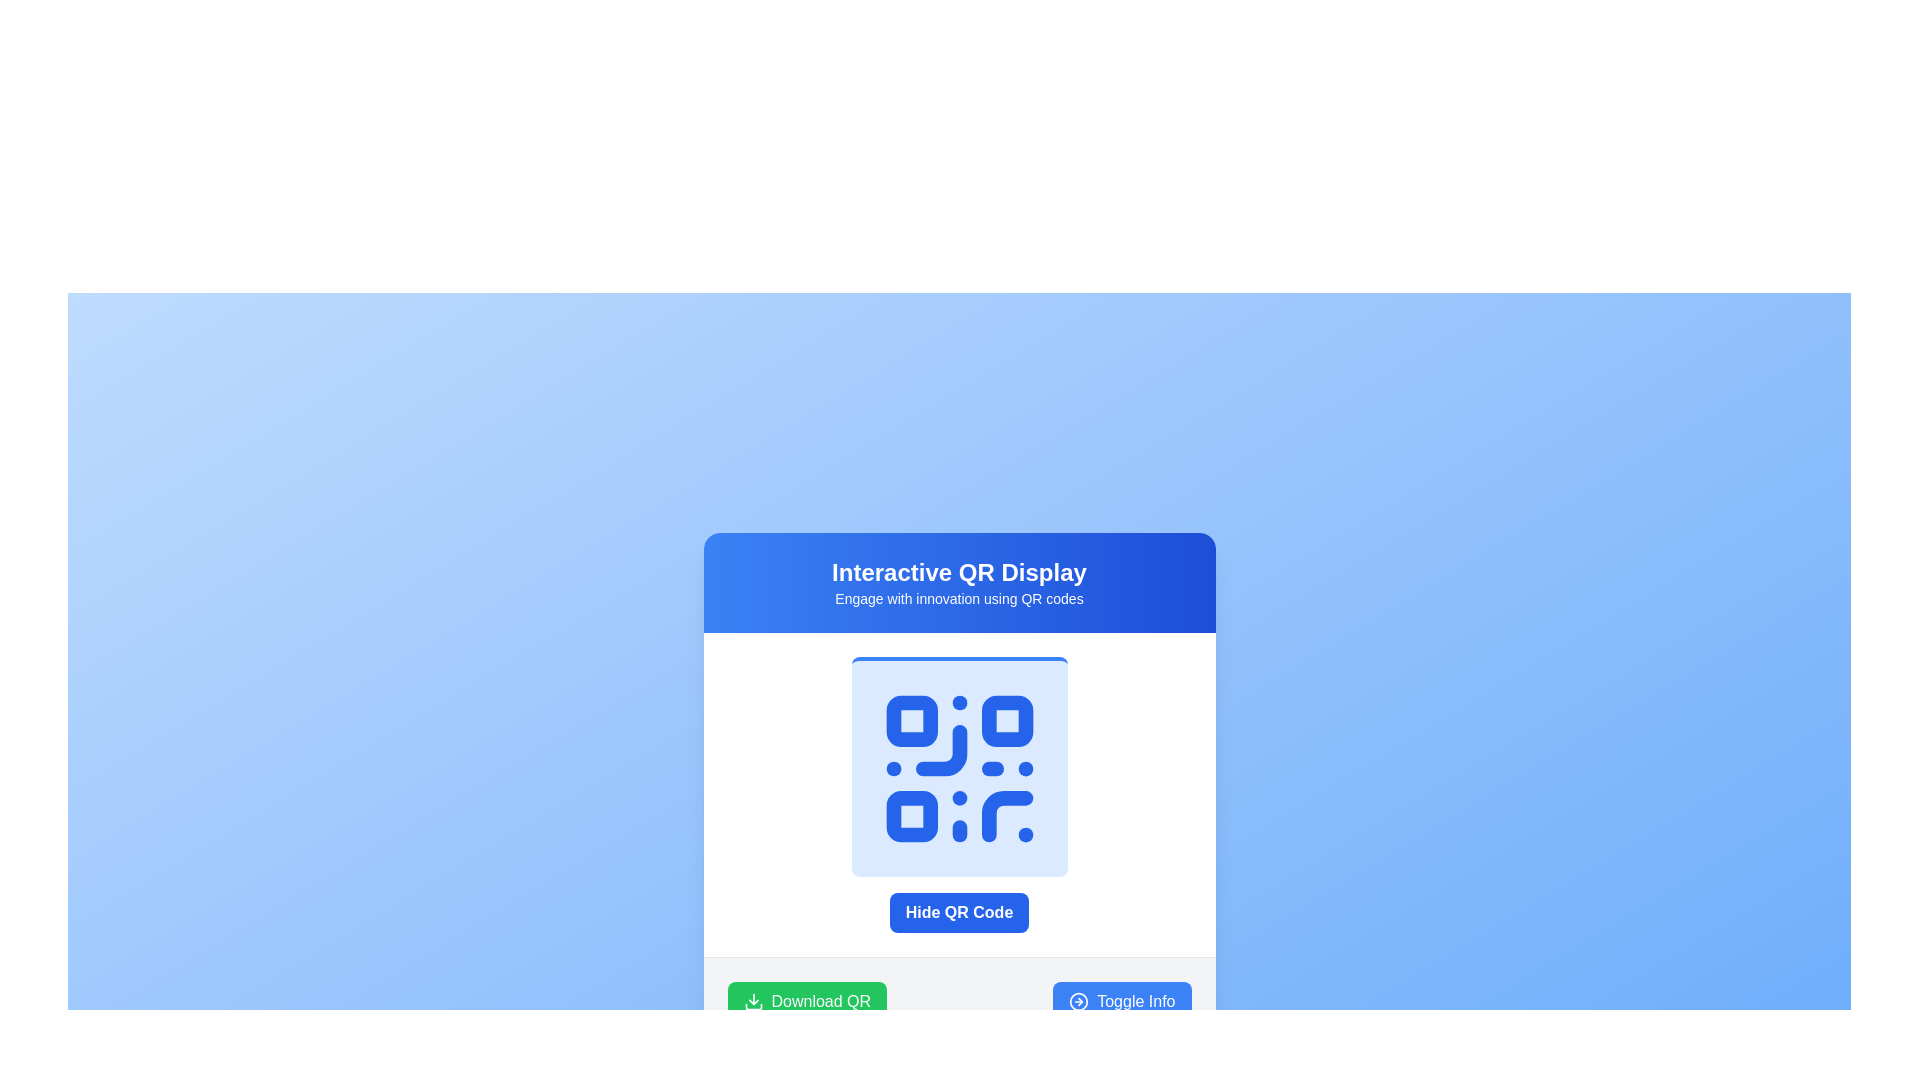  I want to click on the stylized blue QR code icon located in the 'Interactive QR Display' section of the interface, so click(958, 767).